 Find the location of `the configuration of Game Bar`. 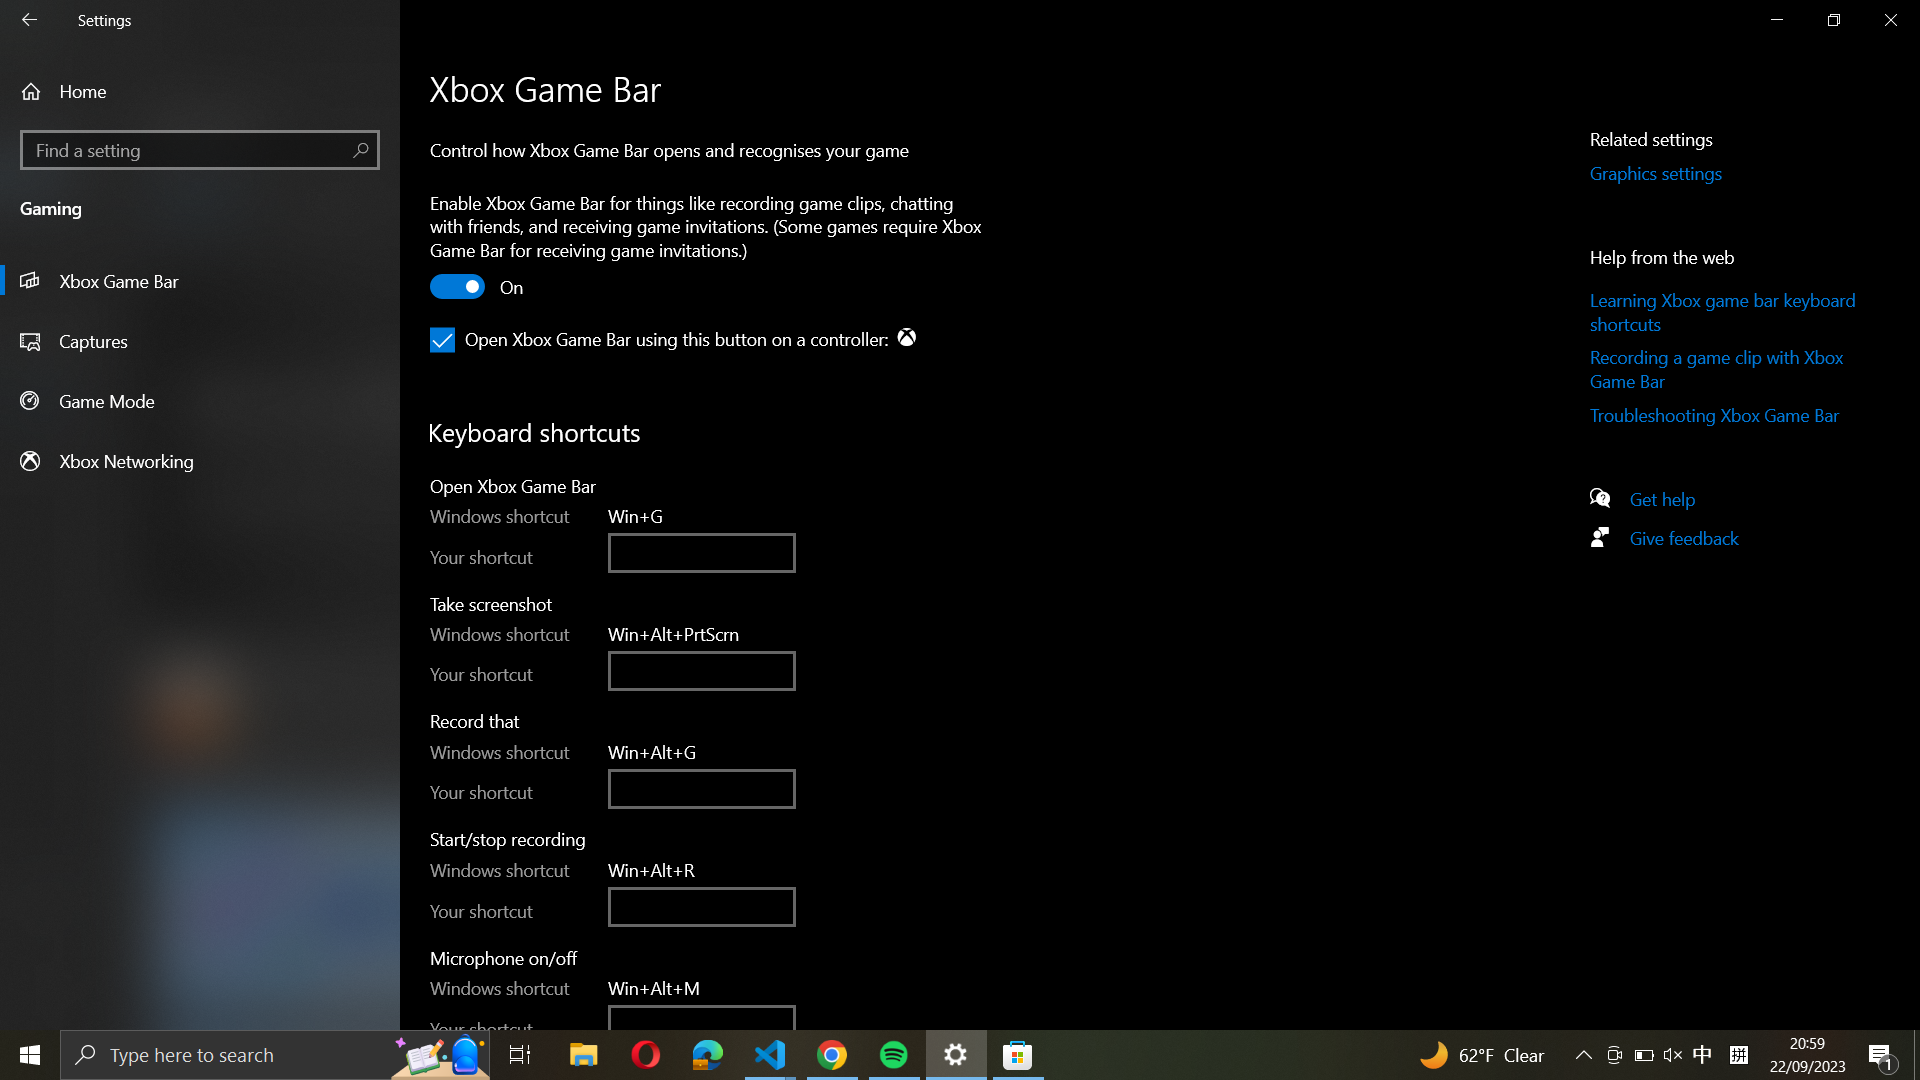

the configuration of Game Bar is located at coordinates (198, 281).